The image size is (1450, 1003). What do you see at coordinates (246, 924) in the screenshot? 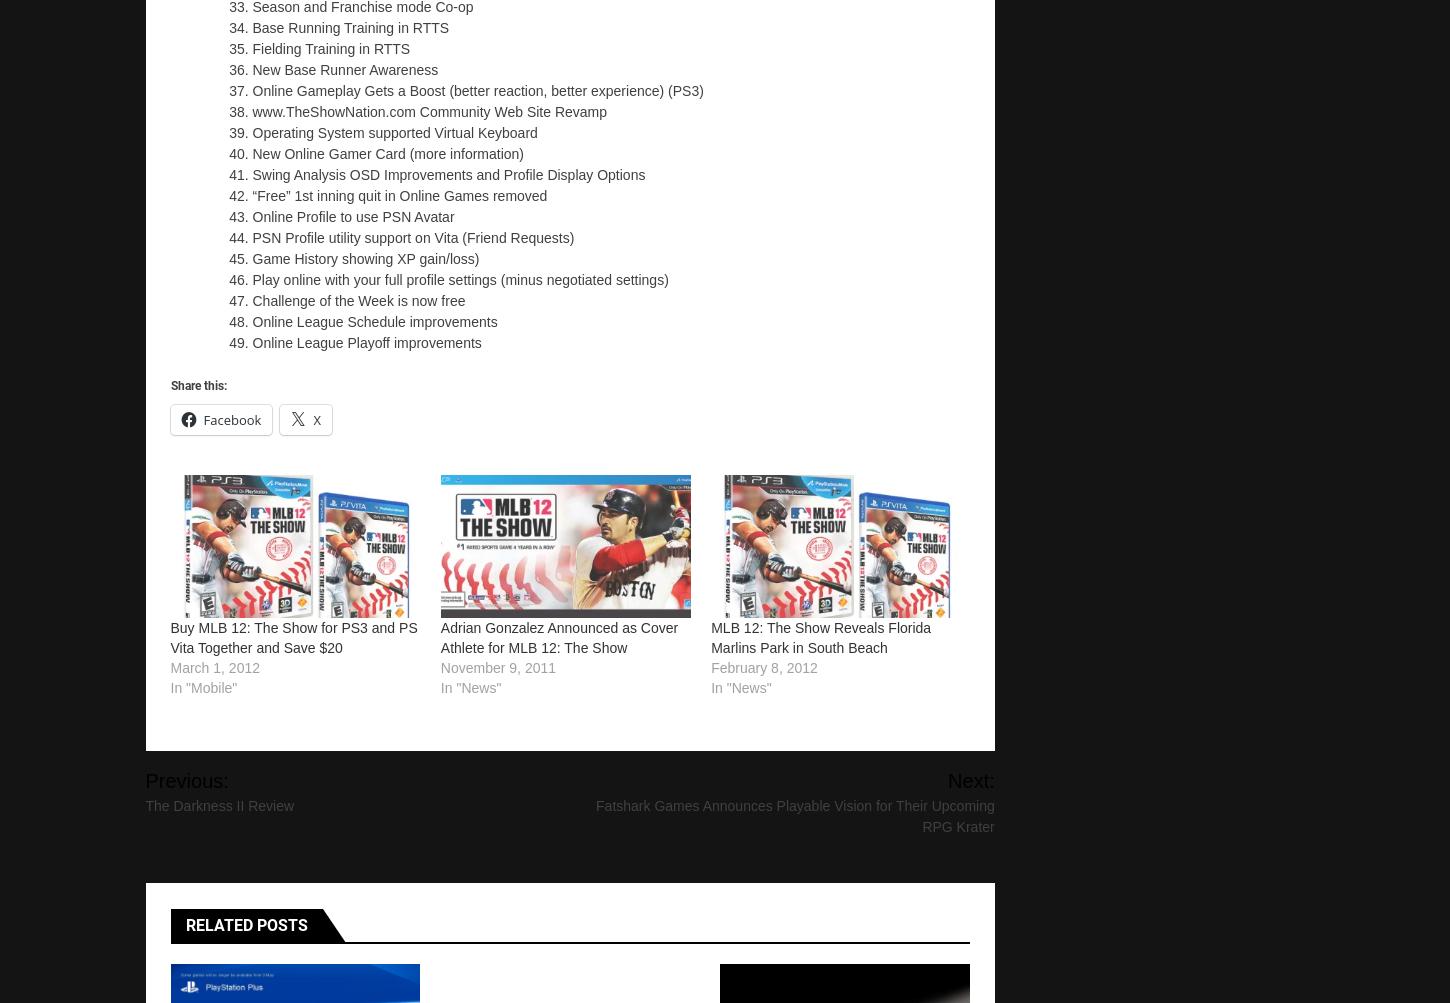
I see `'Related Posts'` at bounding box center [246, 924].